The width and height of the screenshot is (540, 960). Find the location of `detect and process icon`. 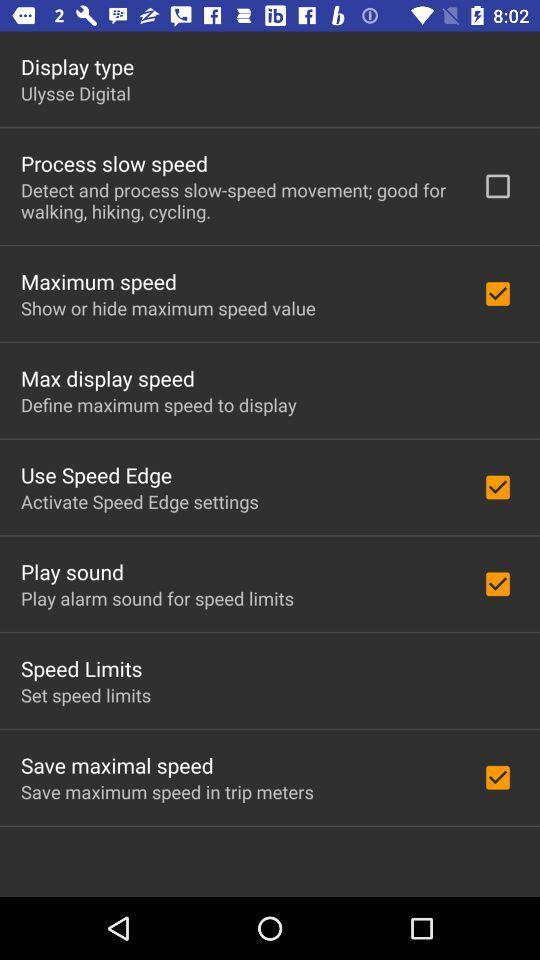

detect and process icon is located at coordinates (238, 200).